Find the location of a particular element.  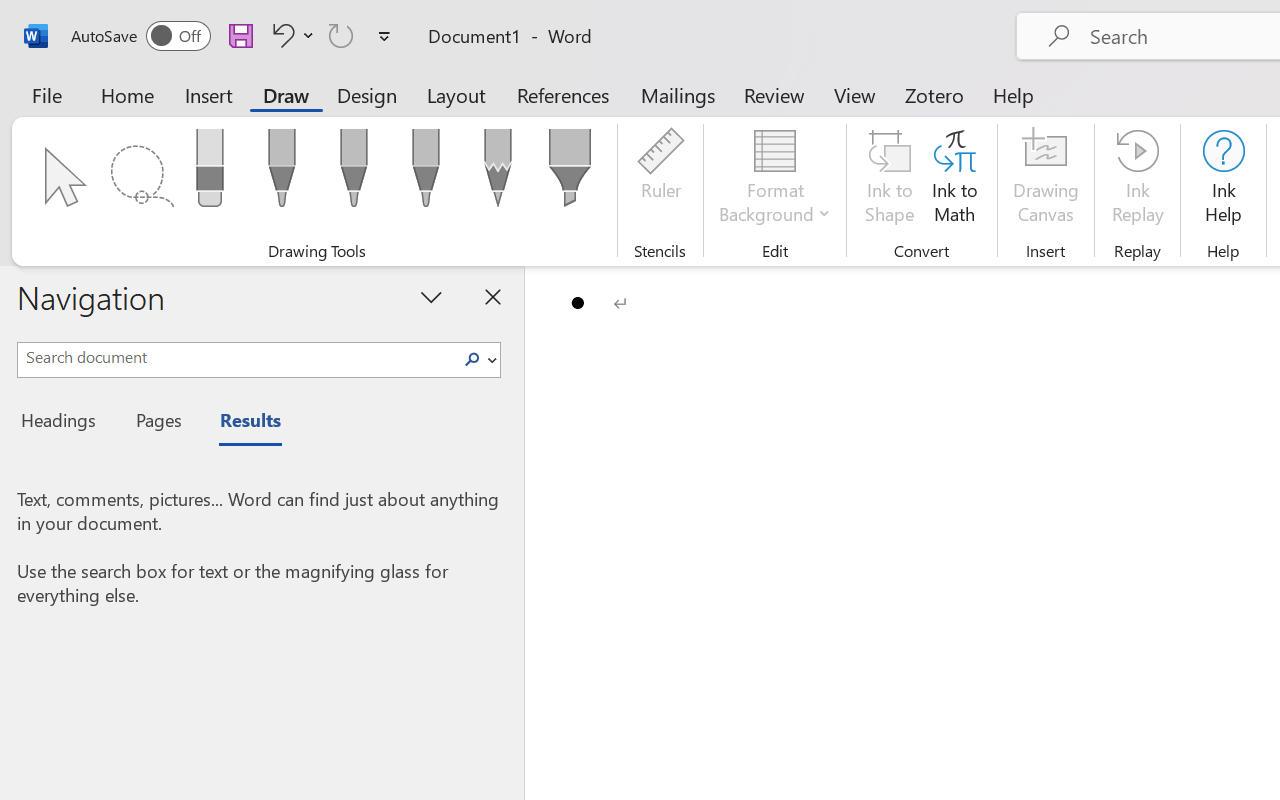

'Format Background' is located at coordinates (774, 179).